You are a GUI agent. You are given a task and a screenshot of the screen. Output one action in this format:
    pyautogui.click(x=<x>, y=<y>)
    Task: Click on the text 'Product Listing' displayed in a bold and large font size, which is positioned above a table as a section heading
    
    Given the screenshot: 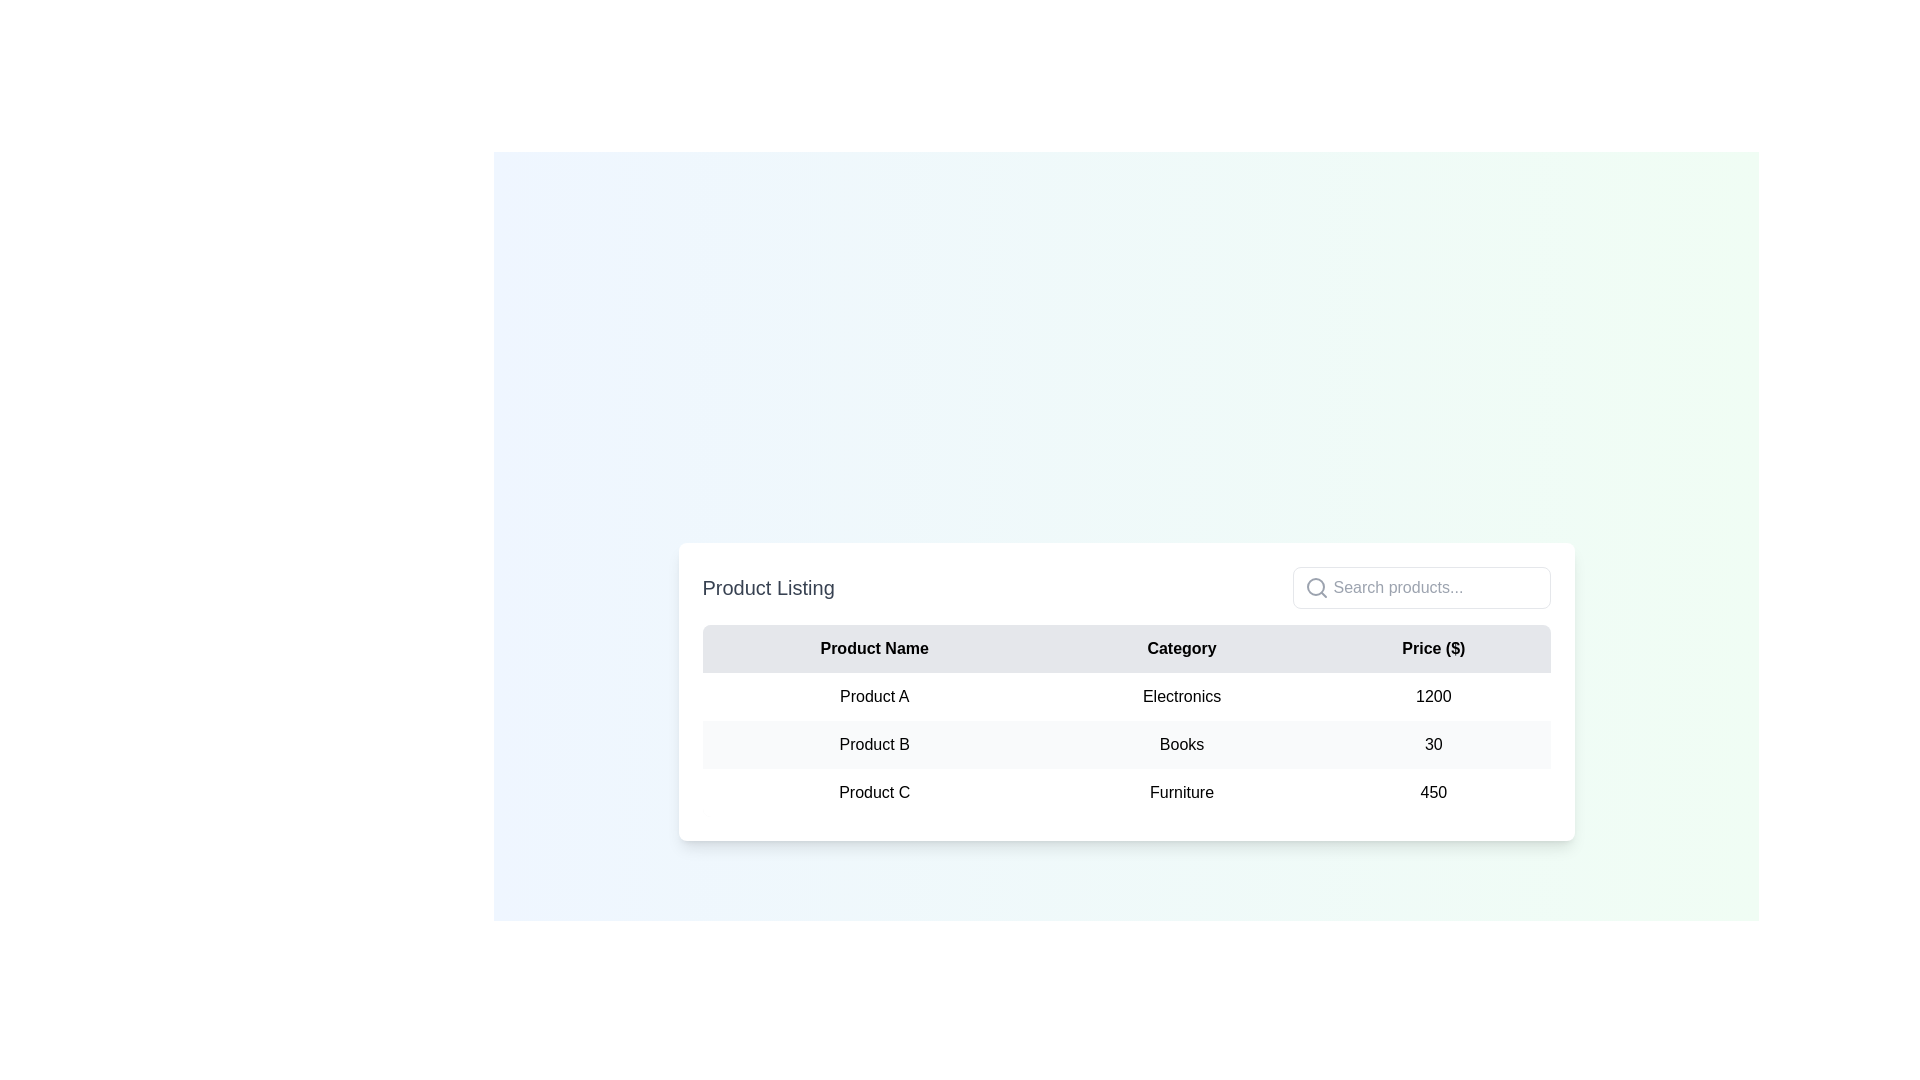 What is the action you would take?
    pyautogui.click(x=767, y=586)
    